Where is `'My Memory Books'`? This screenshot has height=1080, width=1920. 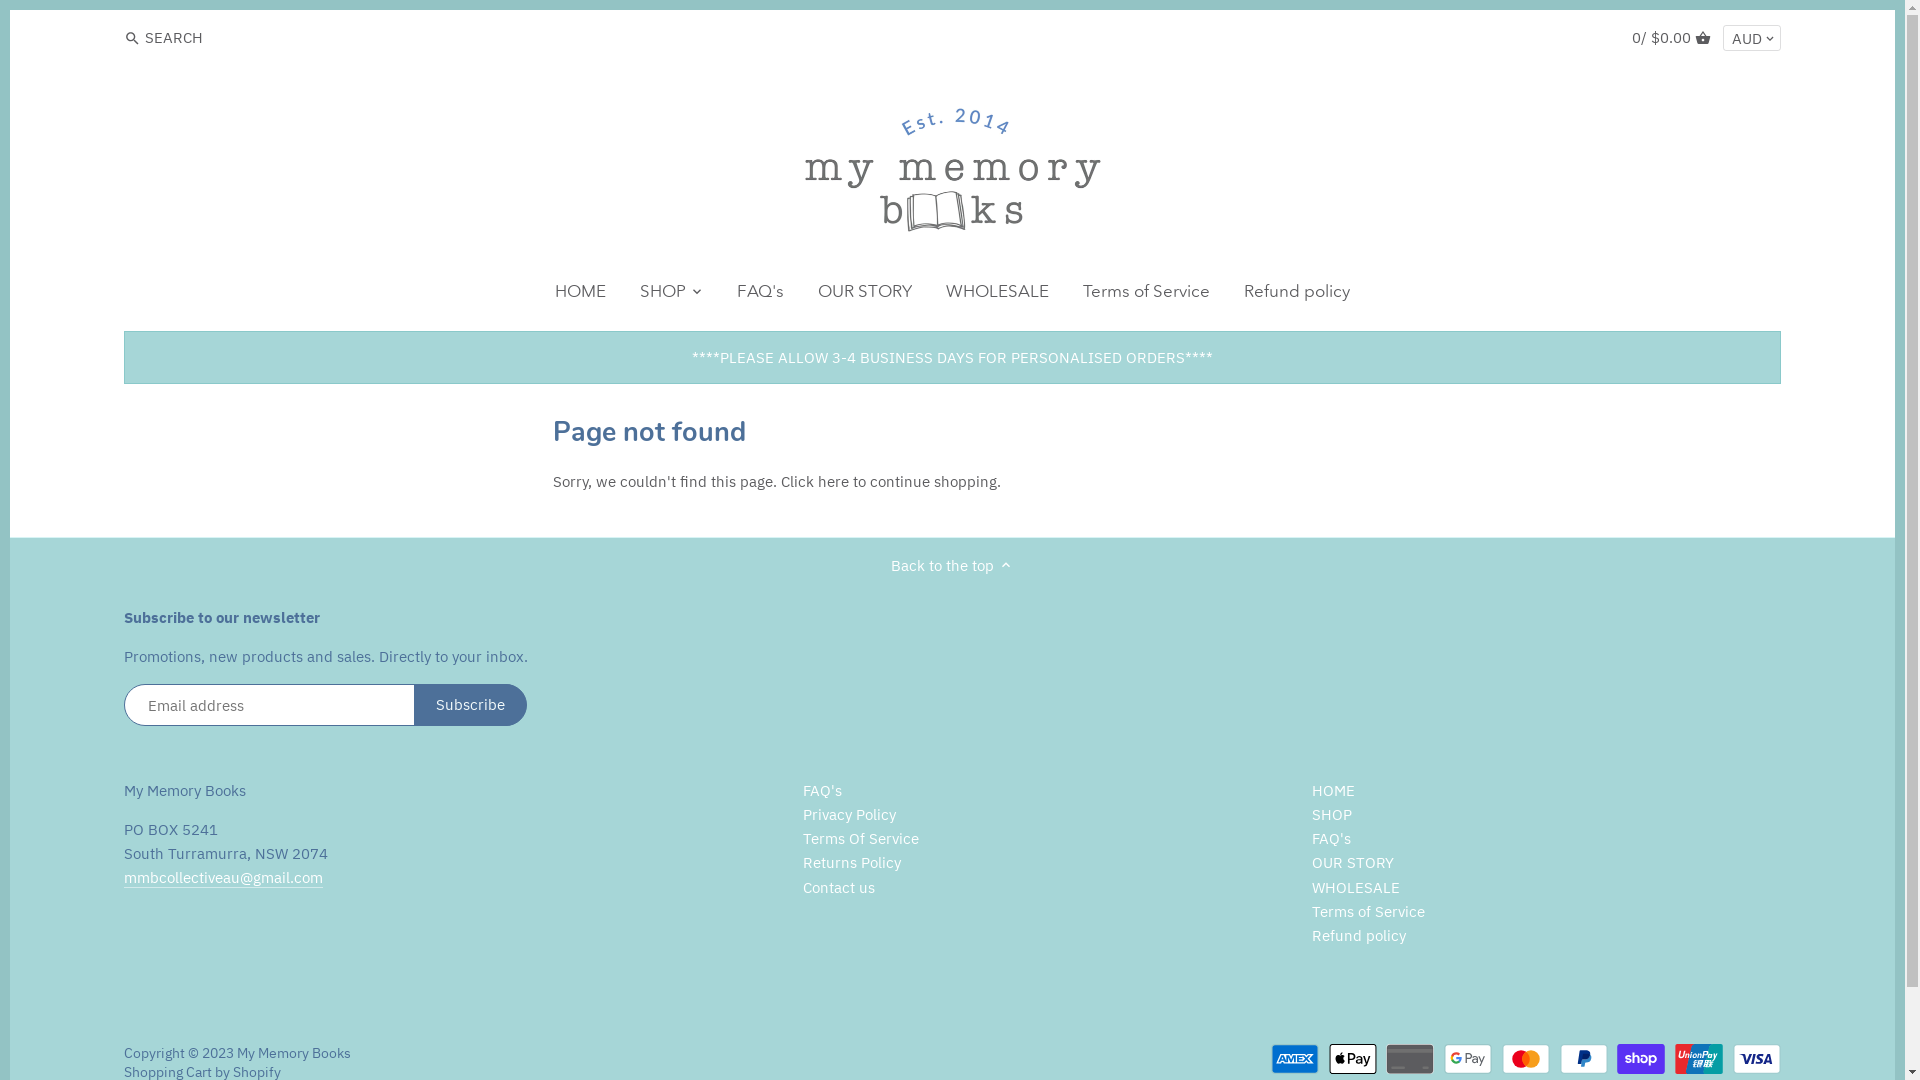
'My Memory Books' is located at coordinates (292, 1052).